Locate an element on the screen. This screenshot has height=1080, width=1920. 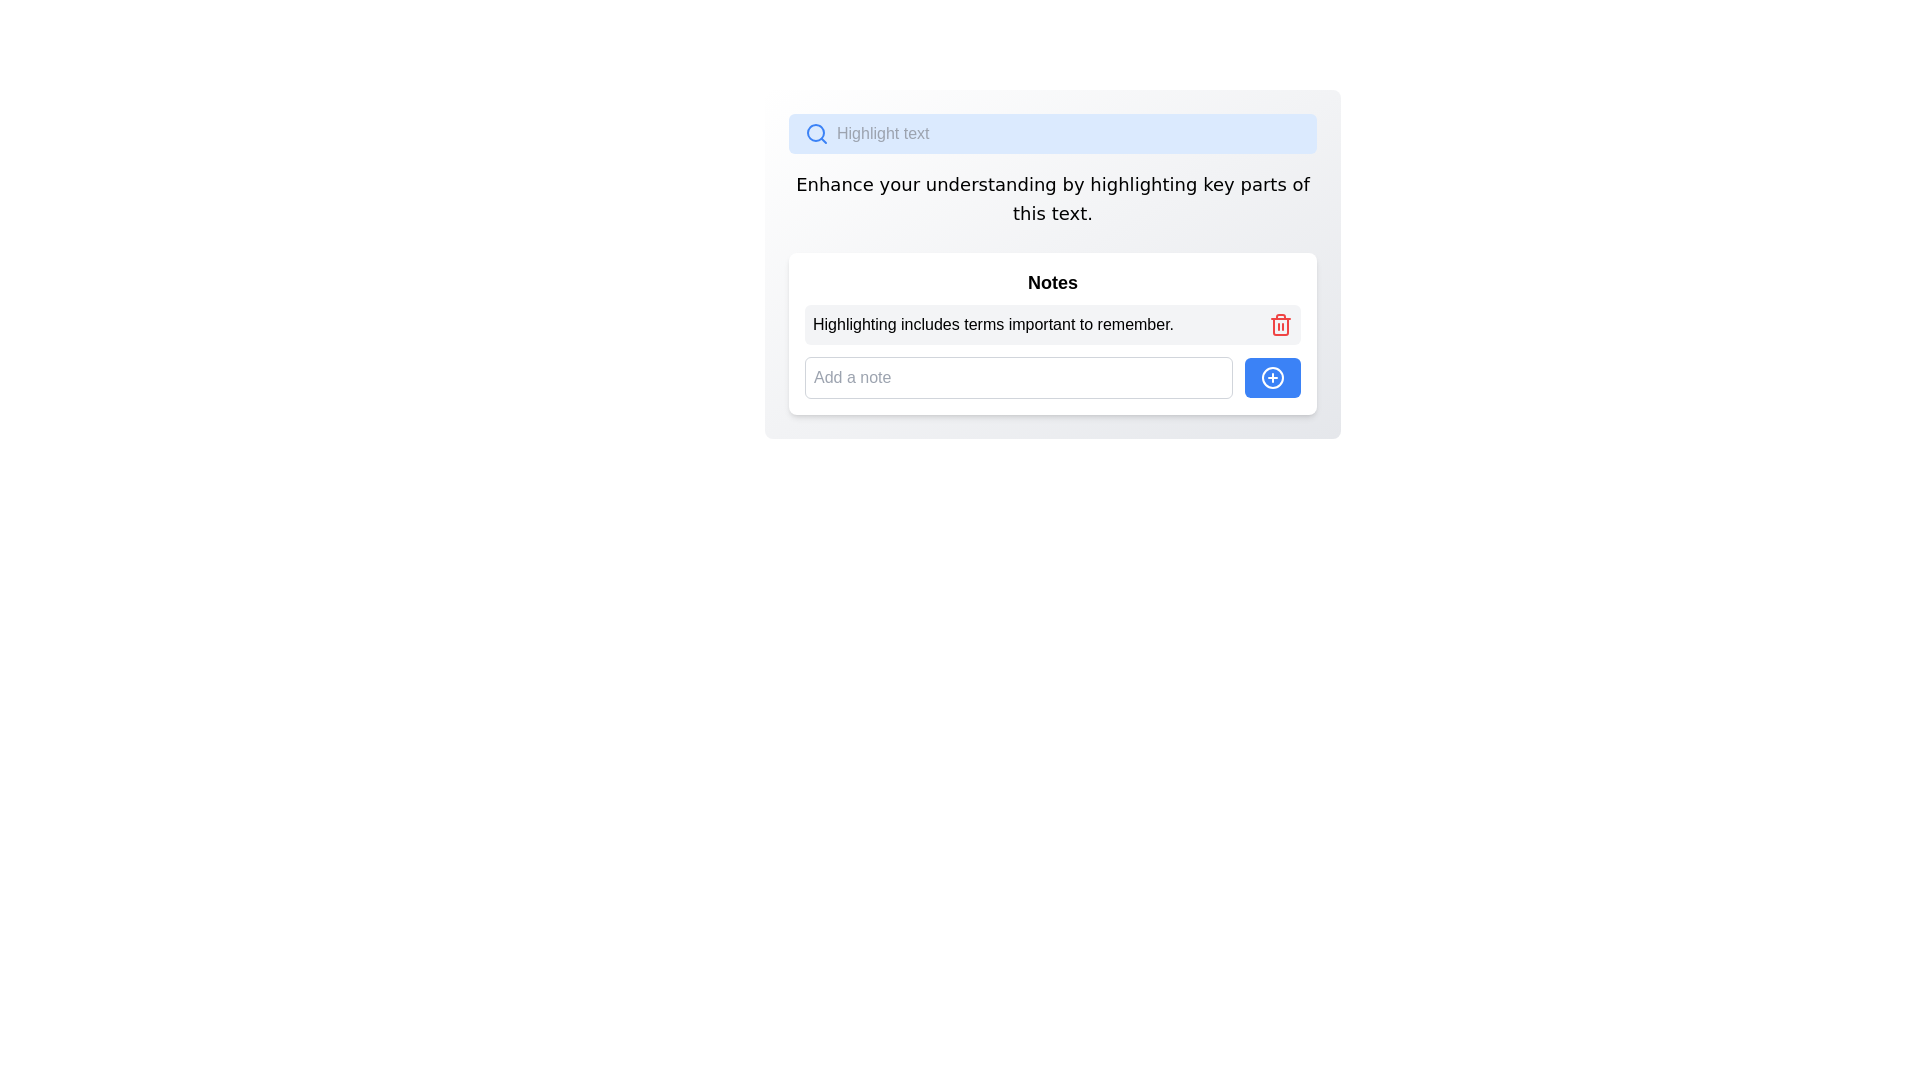
the 'i' character in the phrase 'Enhance your understanding by highlighting key parts of this text,' which is located below the search bar and above the notes section is located at coordinates (1172, 184).